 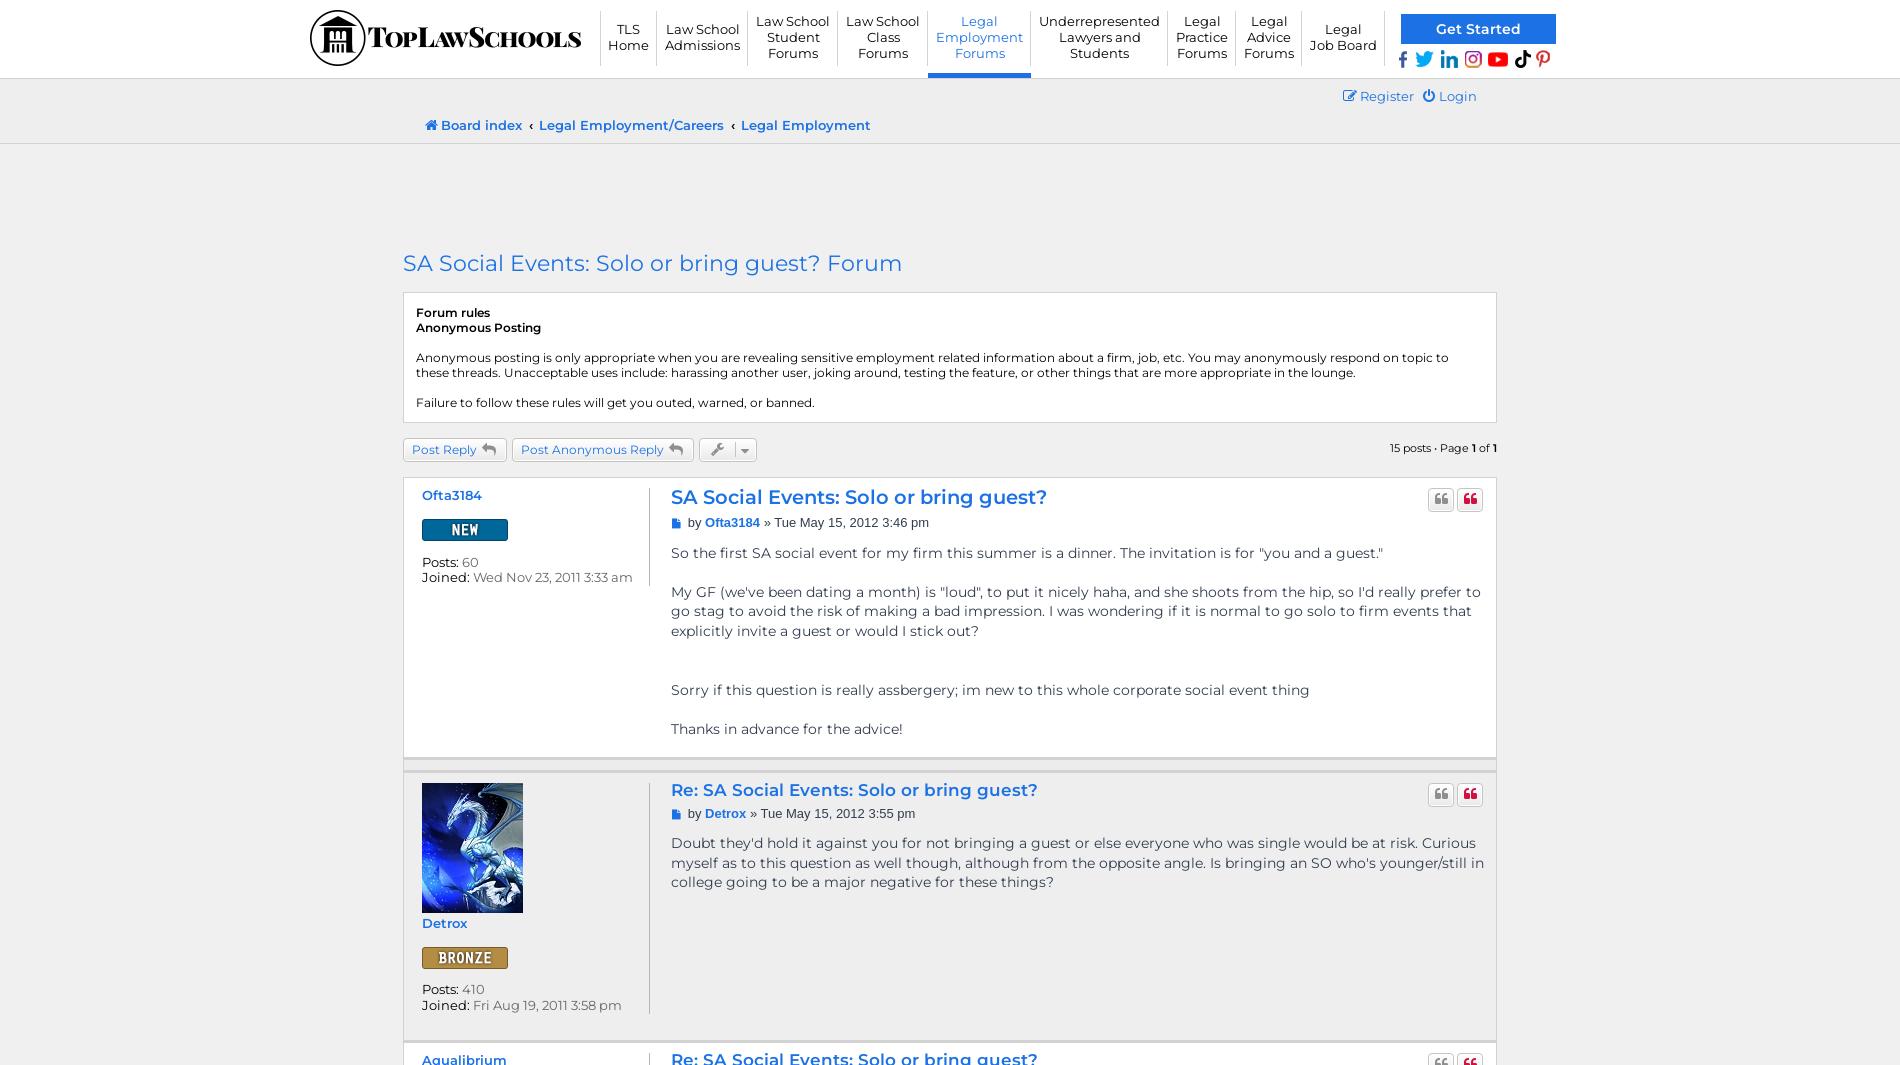 What do you see at coordinates (615, 401) in the screenshot?
I see `'Failure to follow these rules will get you outed, warned, or banned.'` at bounding box center [615, 401].